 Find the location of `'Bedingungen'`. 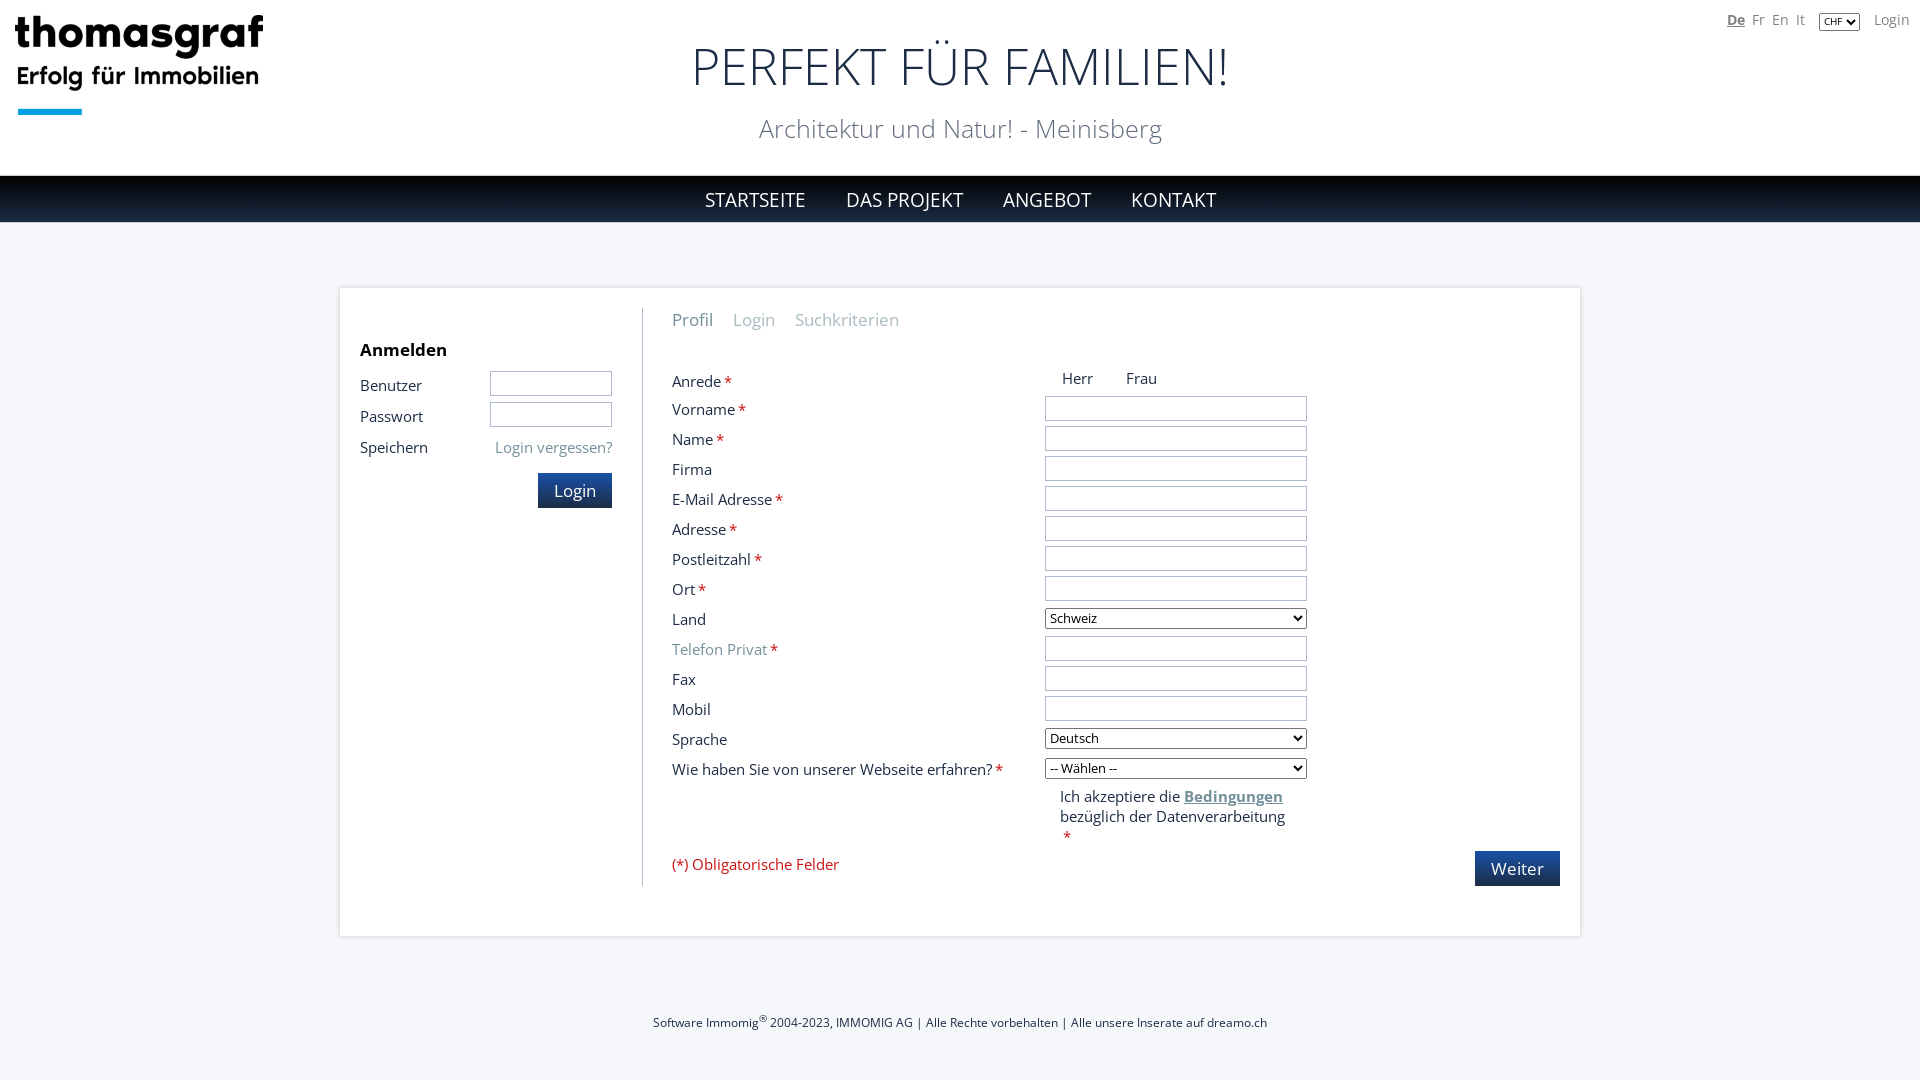

'Bedingungen' is located at coordinates (1232, 794).